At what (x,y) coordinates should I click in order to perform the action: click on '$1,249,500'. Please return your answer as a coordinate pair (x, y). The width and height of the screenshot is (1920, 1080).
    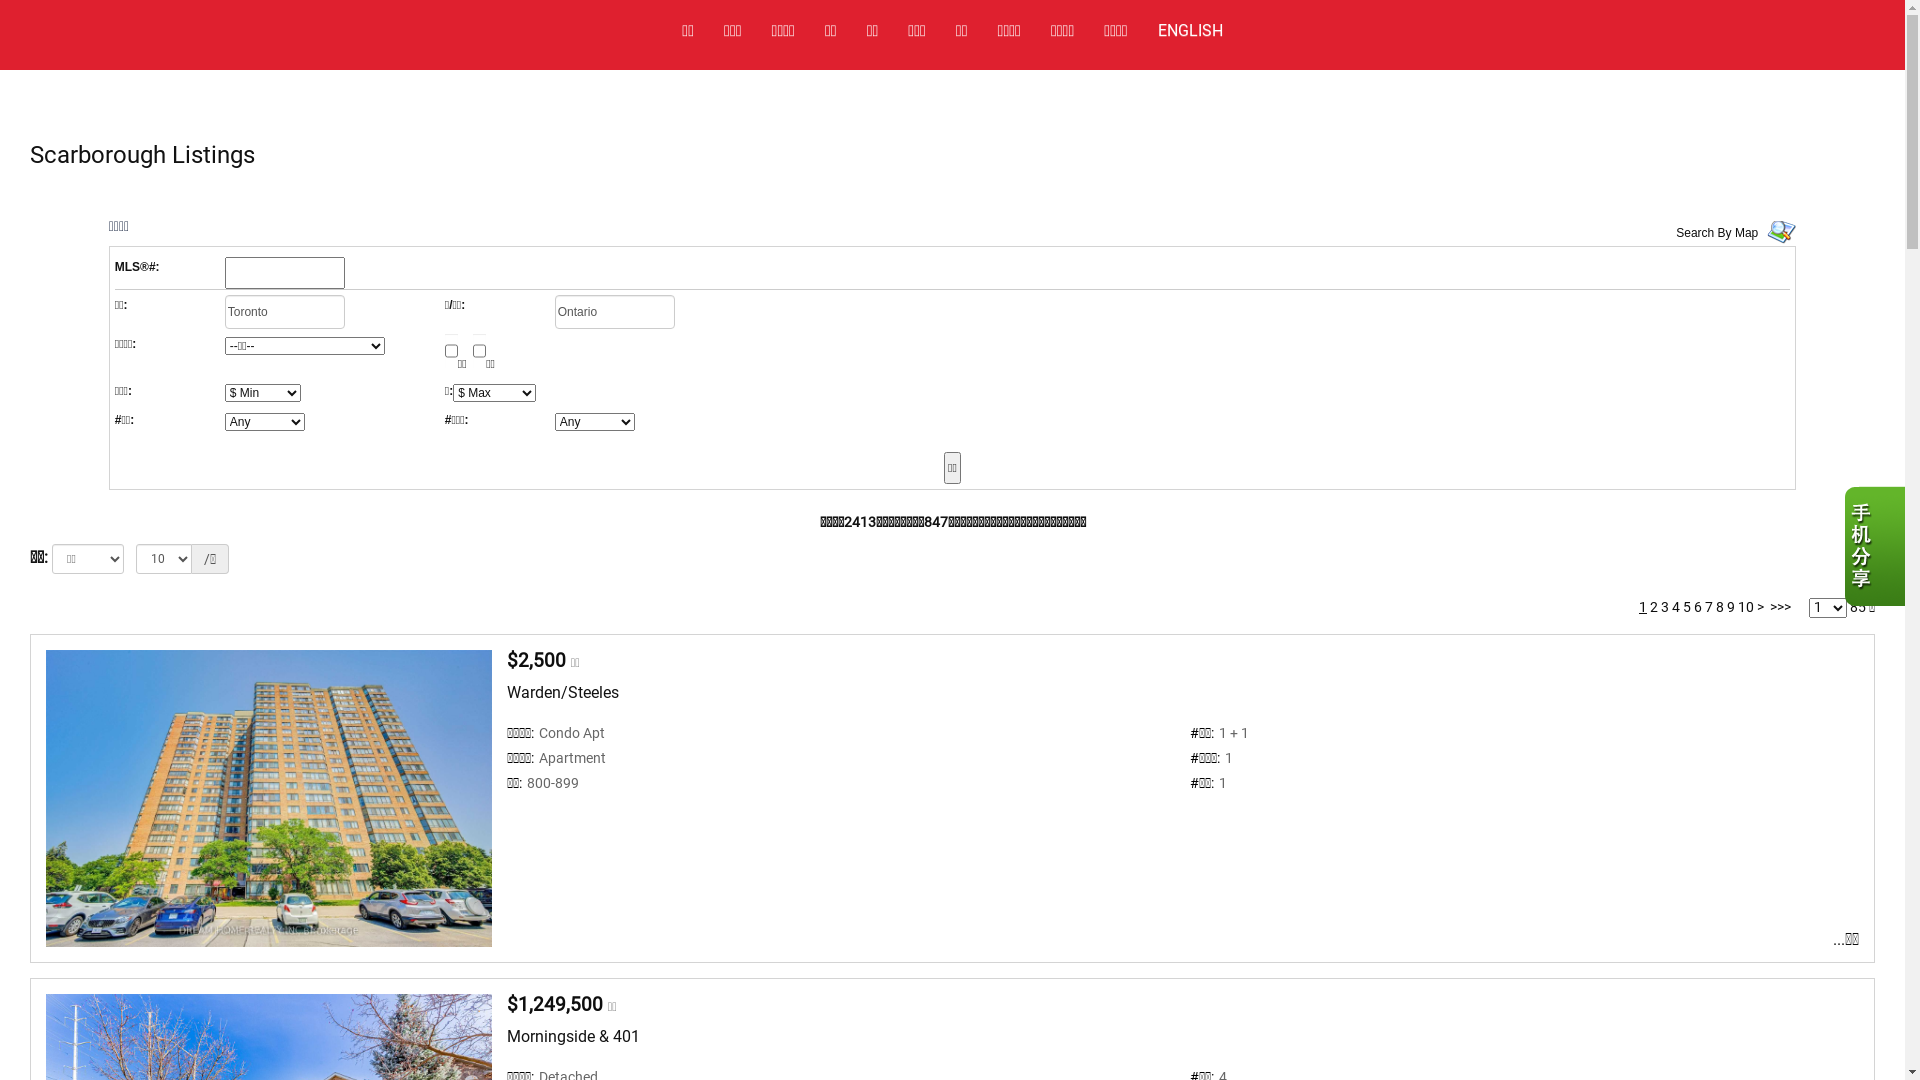
    Looking at the image, I should click on (555, 1004).